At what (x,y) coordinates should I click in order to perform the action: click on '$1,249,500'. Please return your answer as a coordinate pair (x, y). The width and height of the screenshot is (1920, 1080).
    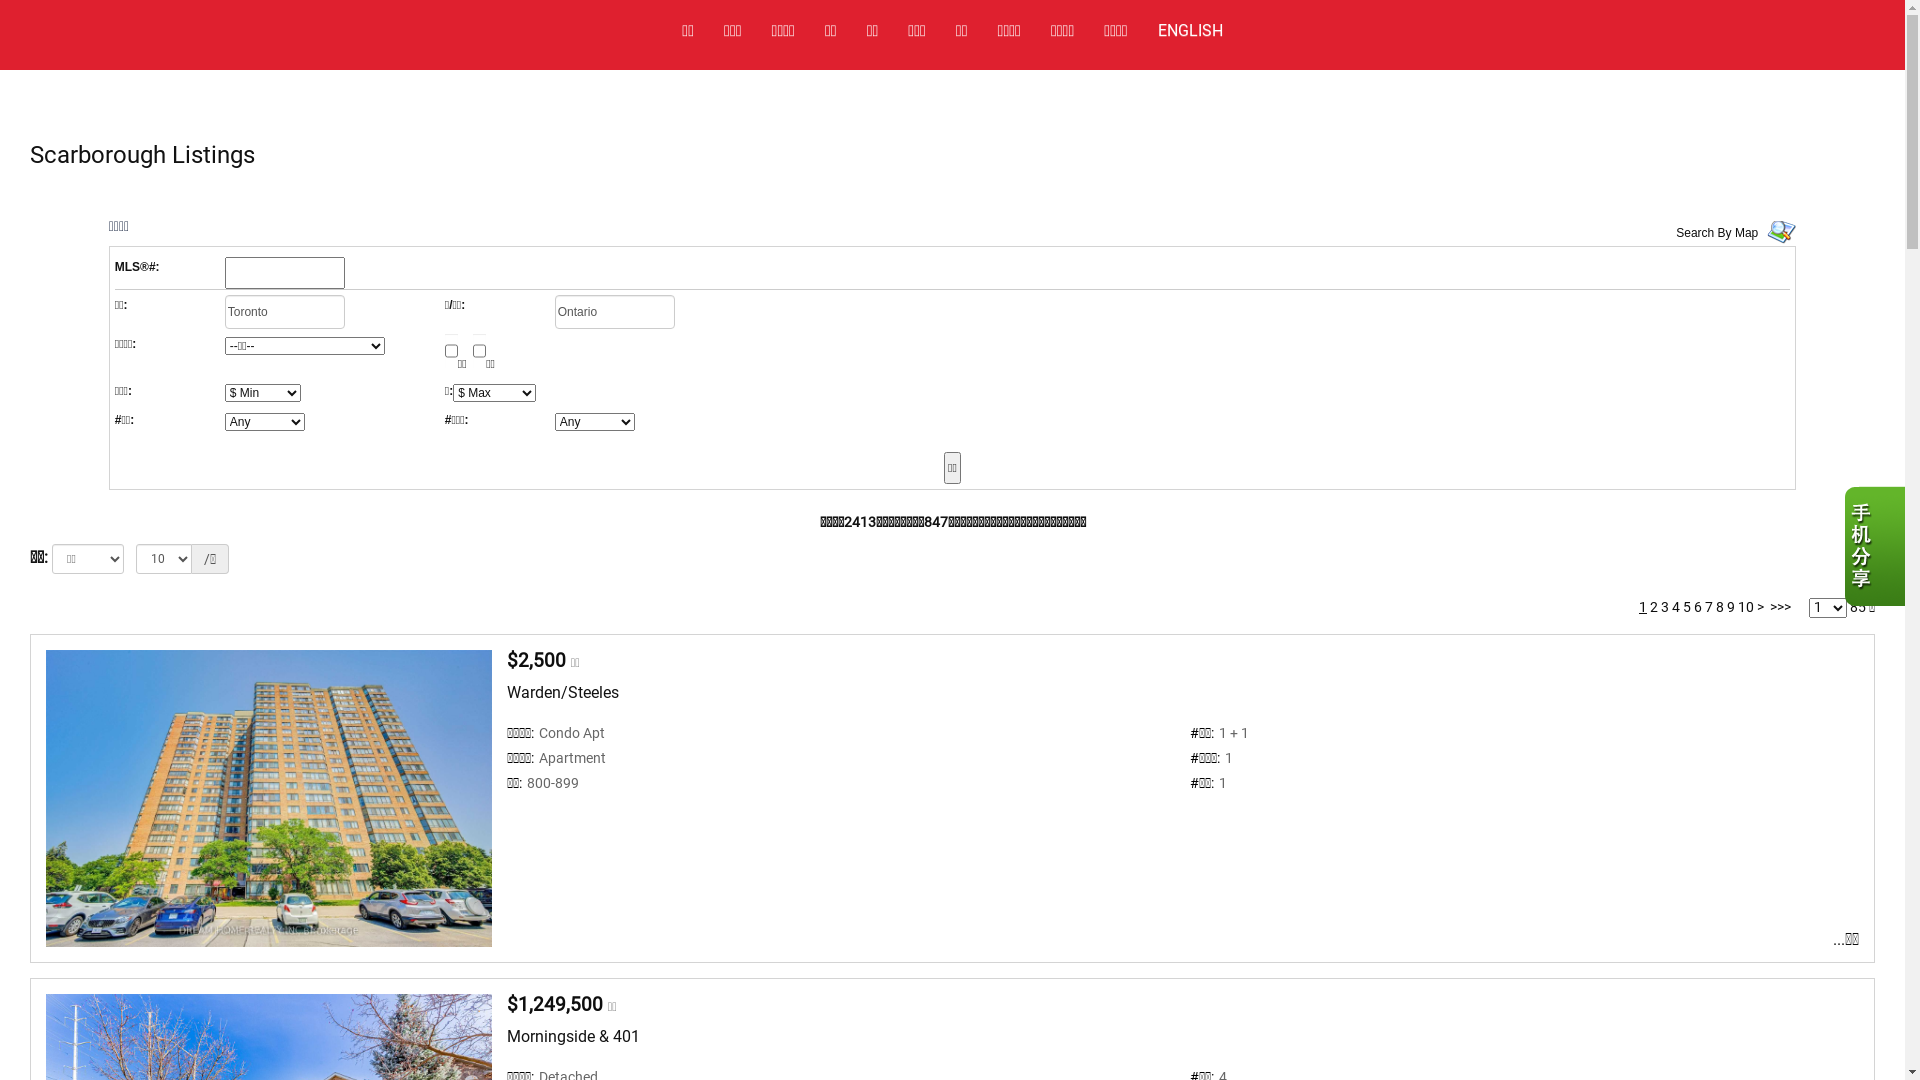
    Looking at the image, I should click on (555, 1004).